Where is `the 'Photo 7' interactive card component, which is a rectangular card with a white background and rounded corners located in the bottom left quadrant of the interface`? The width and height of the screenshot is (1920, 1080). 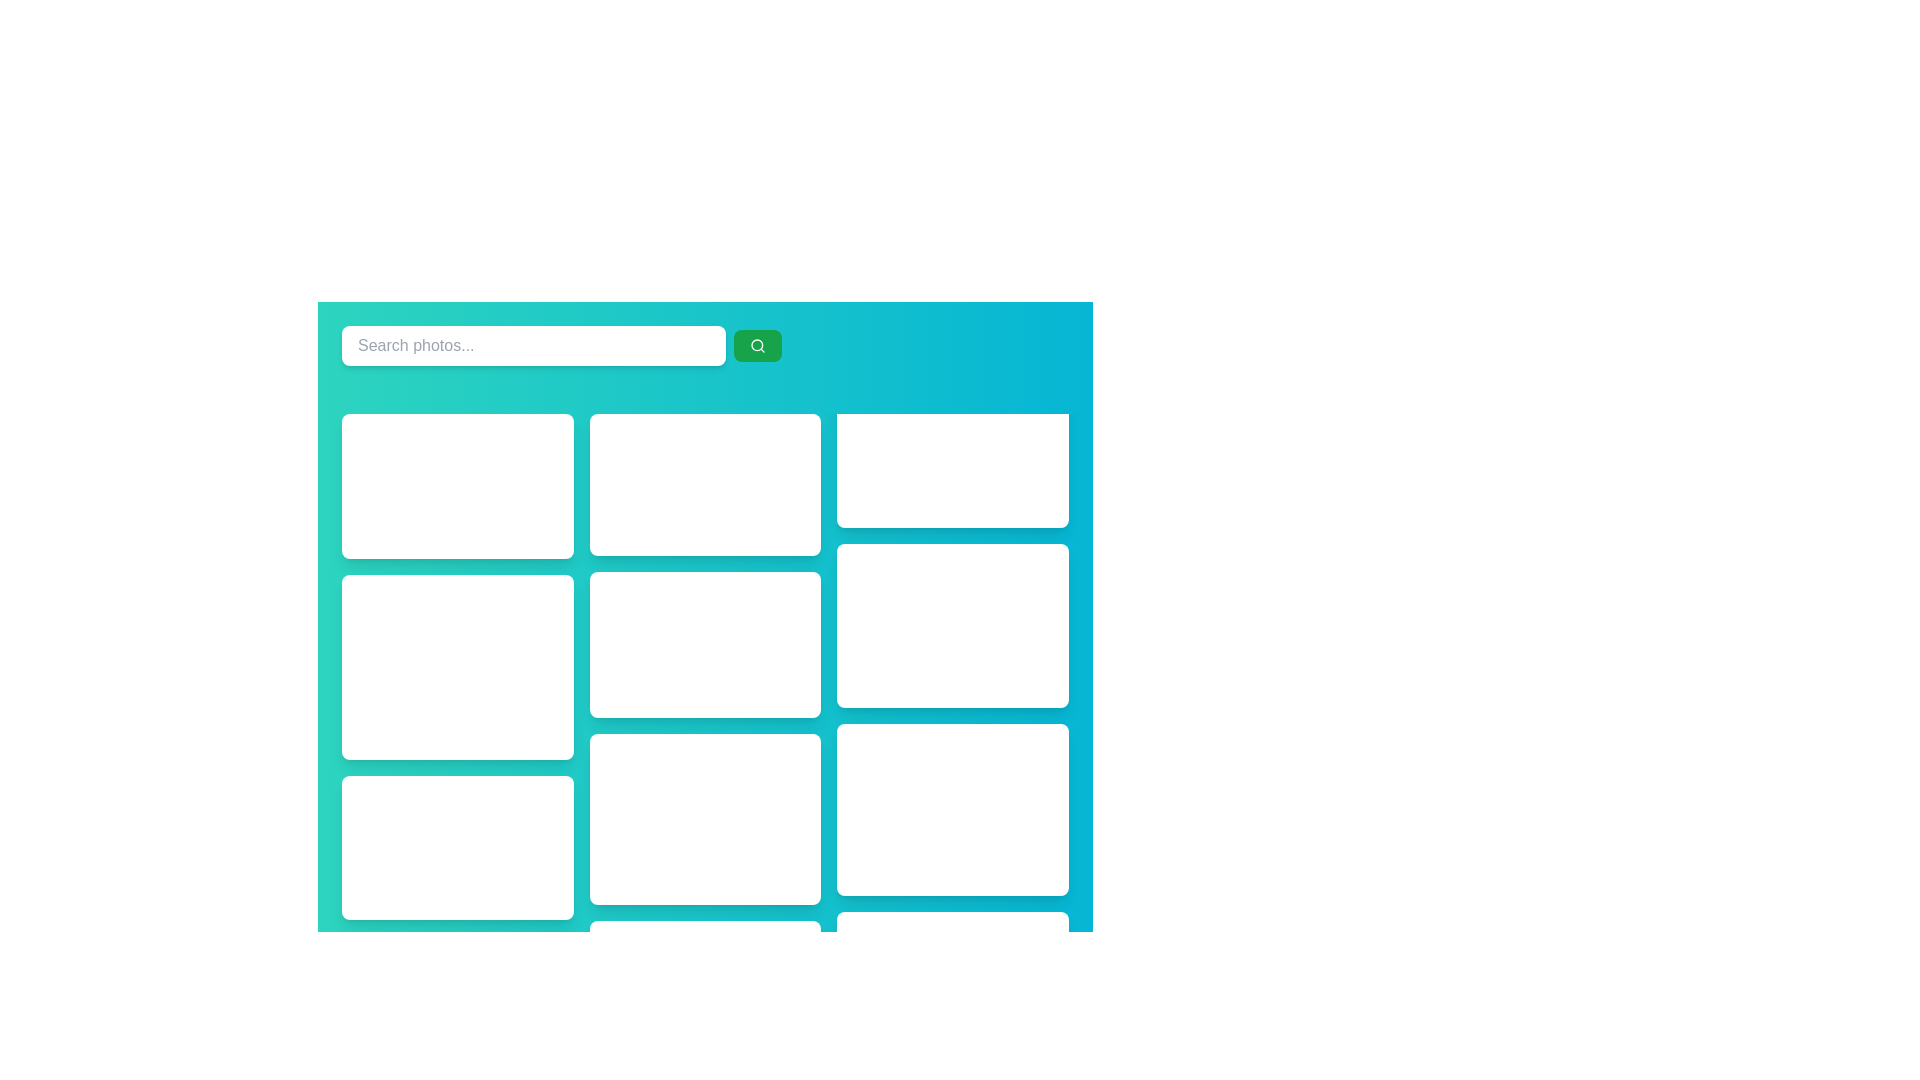
the 'Photo 7' interactive card component, which is a rectangular card with a white background and rounded corners located in the bottom left quadrant of the interface is located at coordinates (705, 819).